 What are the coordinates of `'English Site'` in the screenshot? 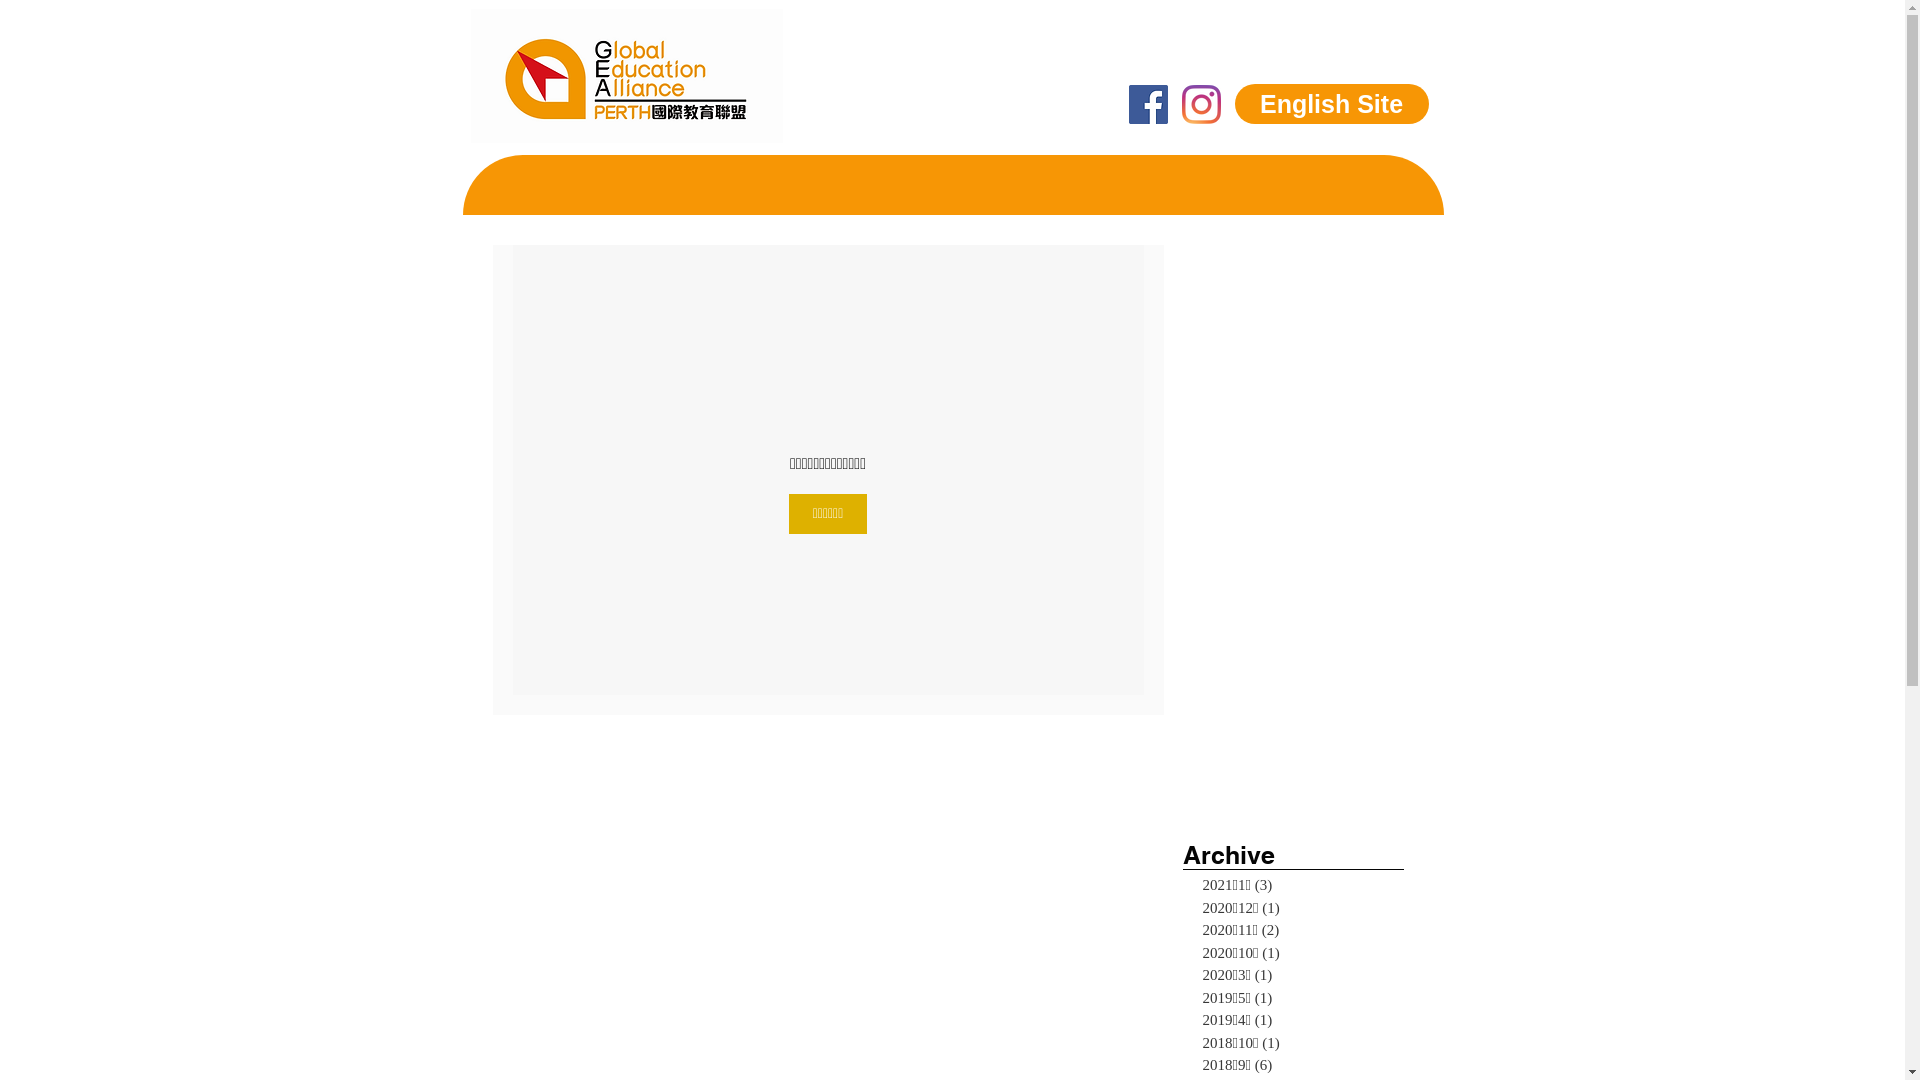 It's located at (1330, 104).